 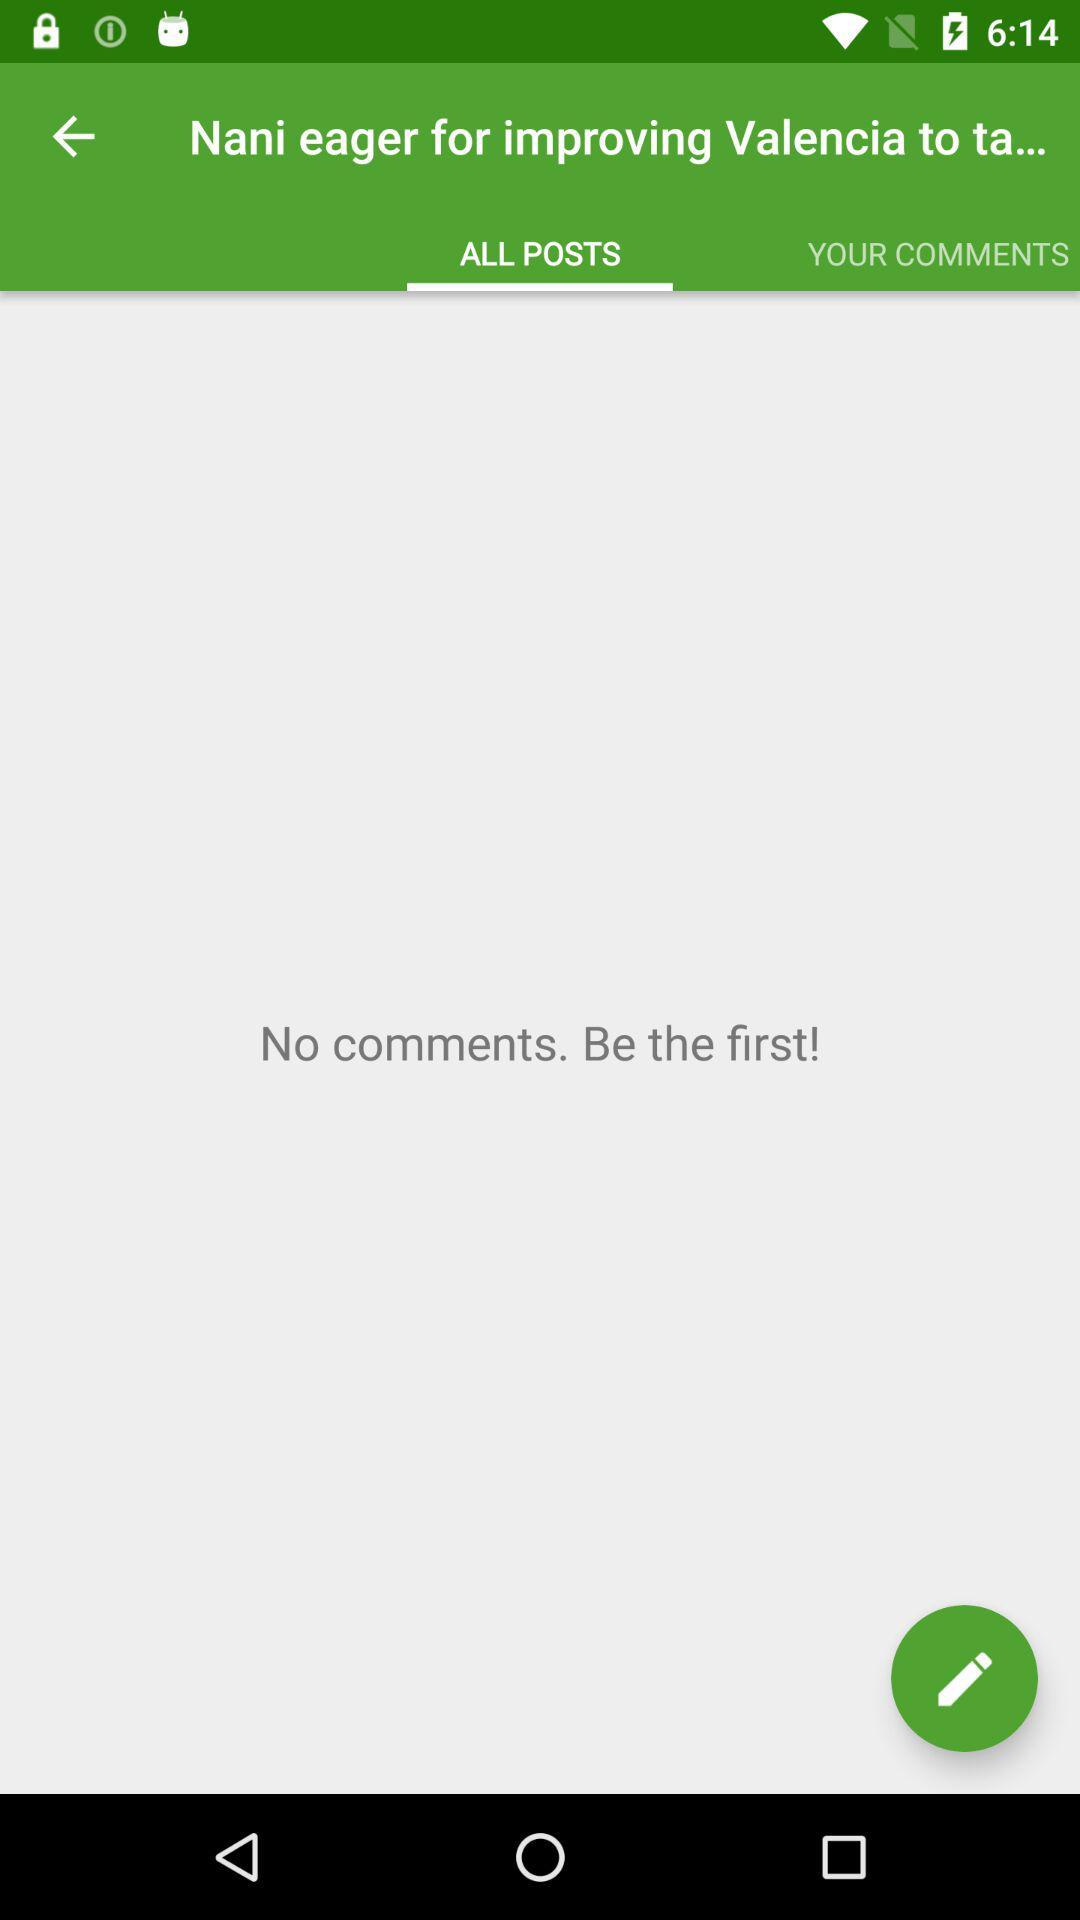 I want to click on comment area, so click(x=540, y=1041).